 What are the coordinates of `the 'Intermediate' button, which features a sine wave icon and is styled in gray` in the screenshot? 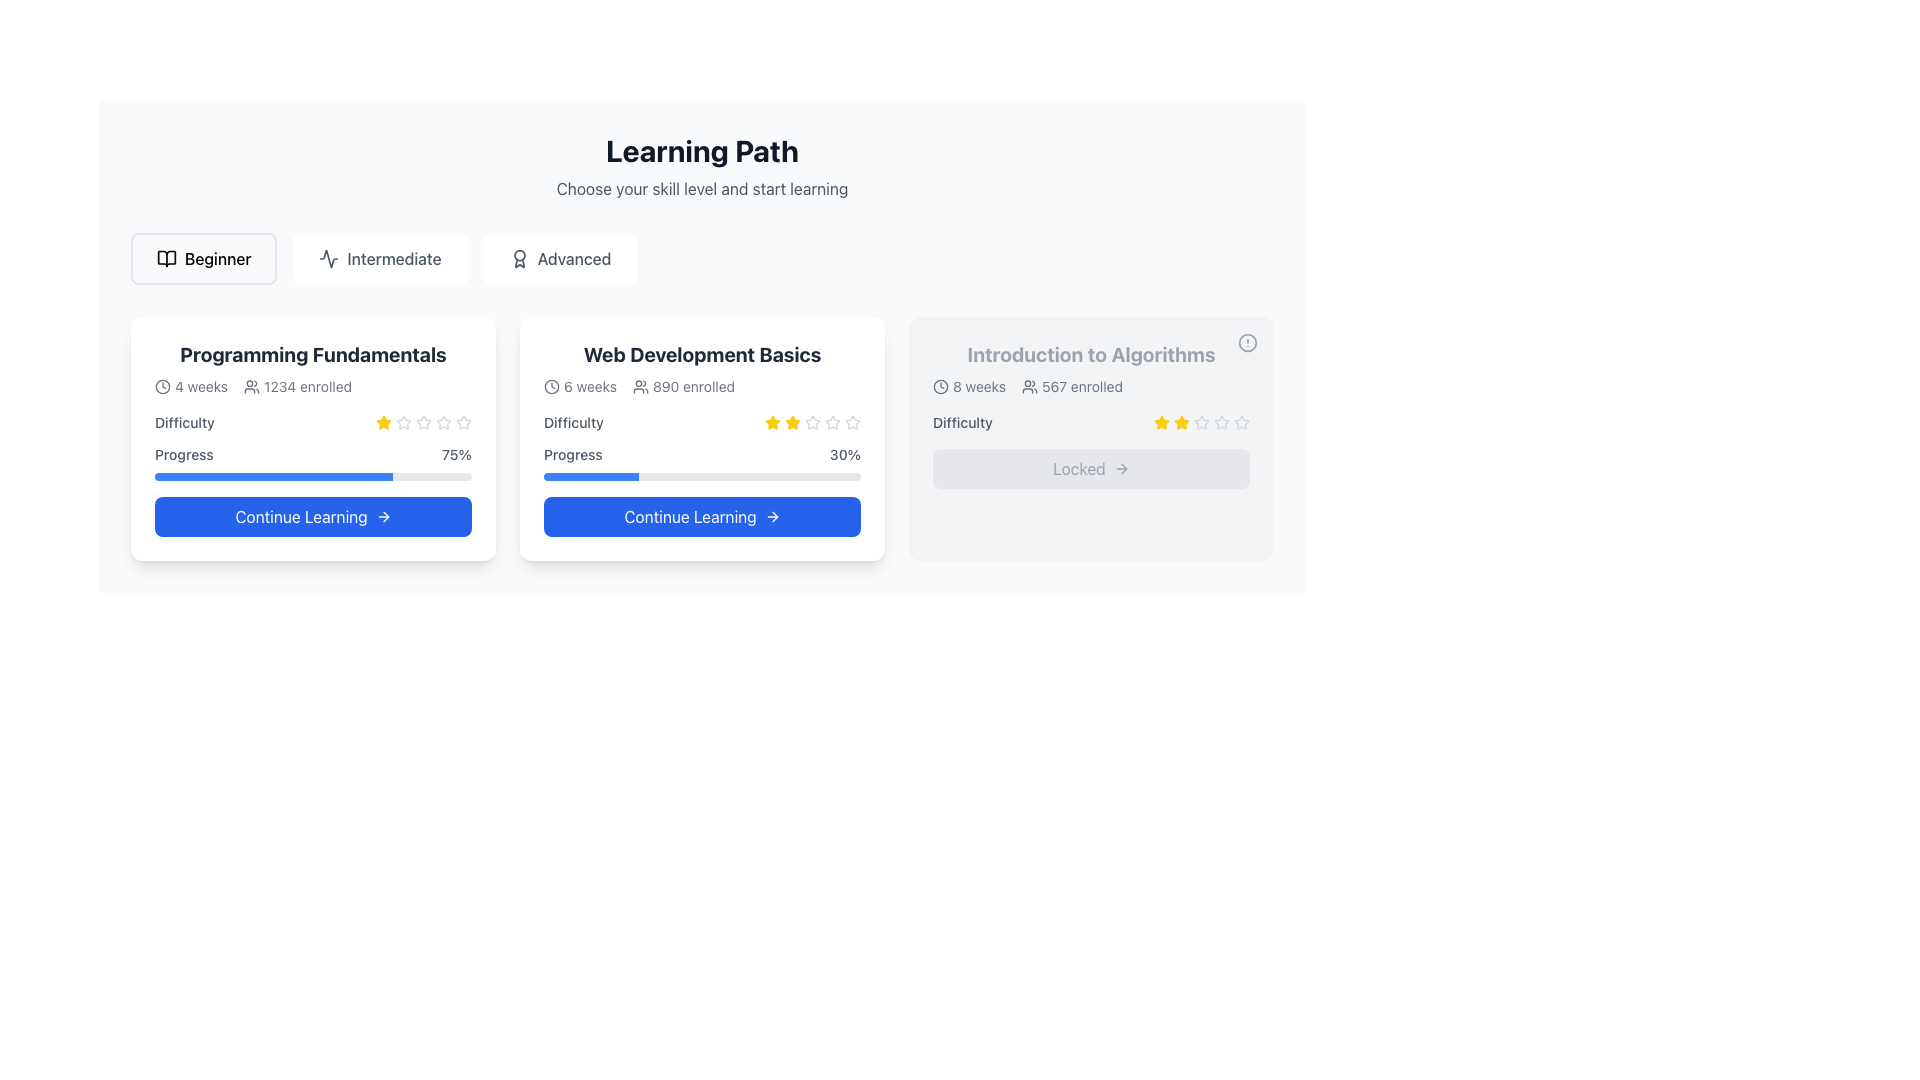 It's located at (380, 257).